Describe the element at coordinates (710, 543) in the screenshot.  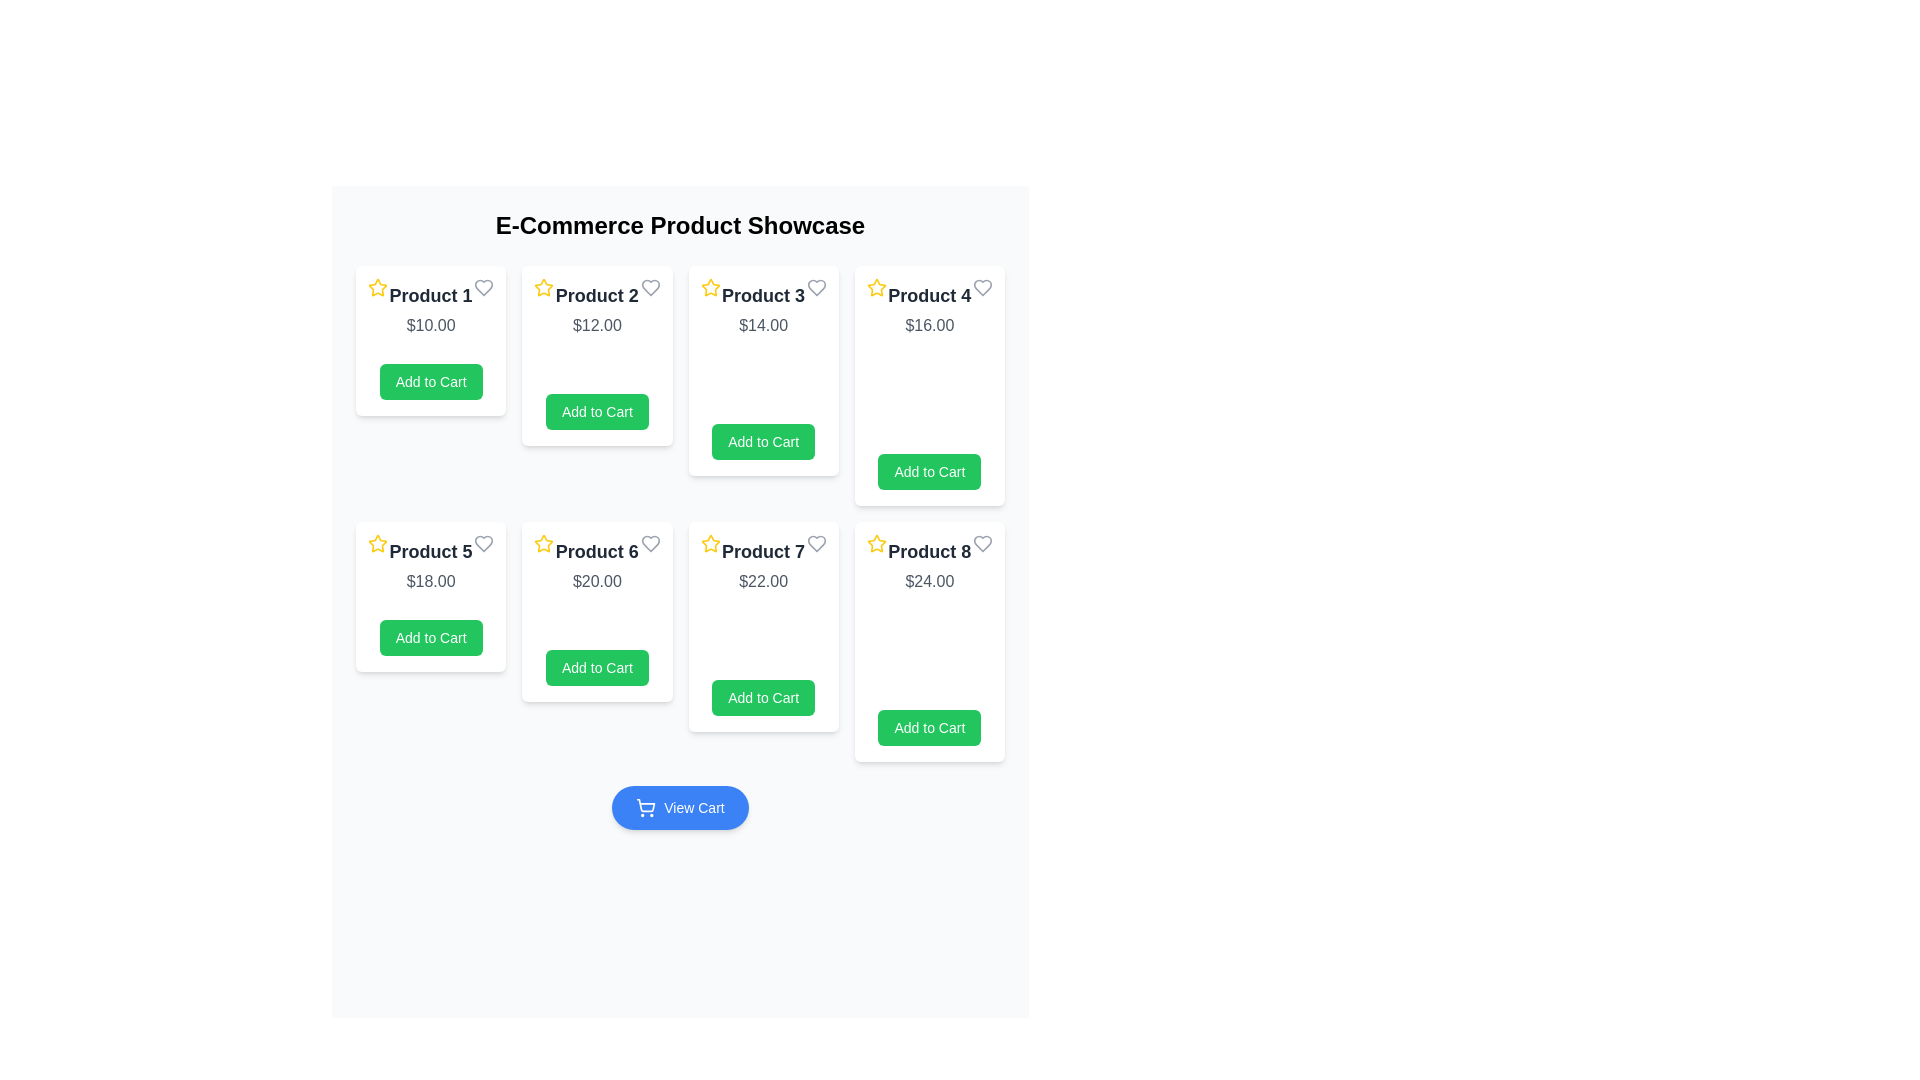
I see `the star icon in the top-left corner of the product card for 'Product 7' to mark it as a favorite` at that location.